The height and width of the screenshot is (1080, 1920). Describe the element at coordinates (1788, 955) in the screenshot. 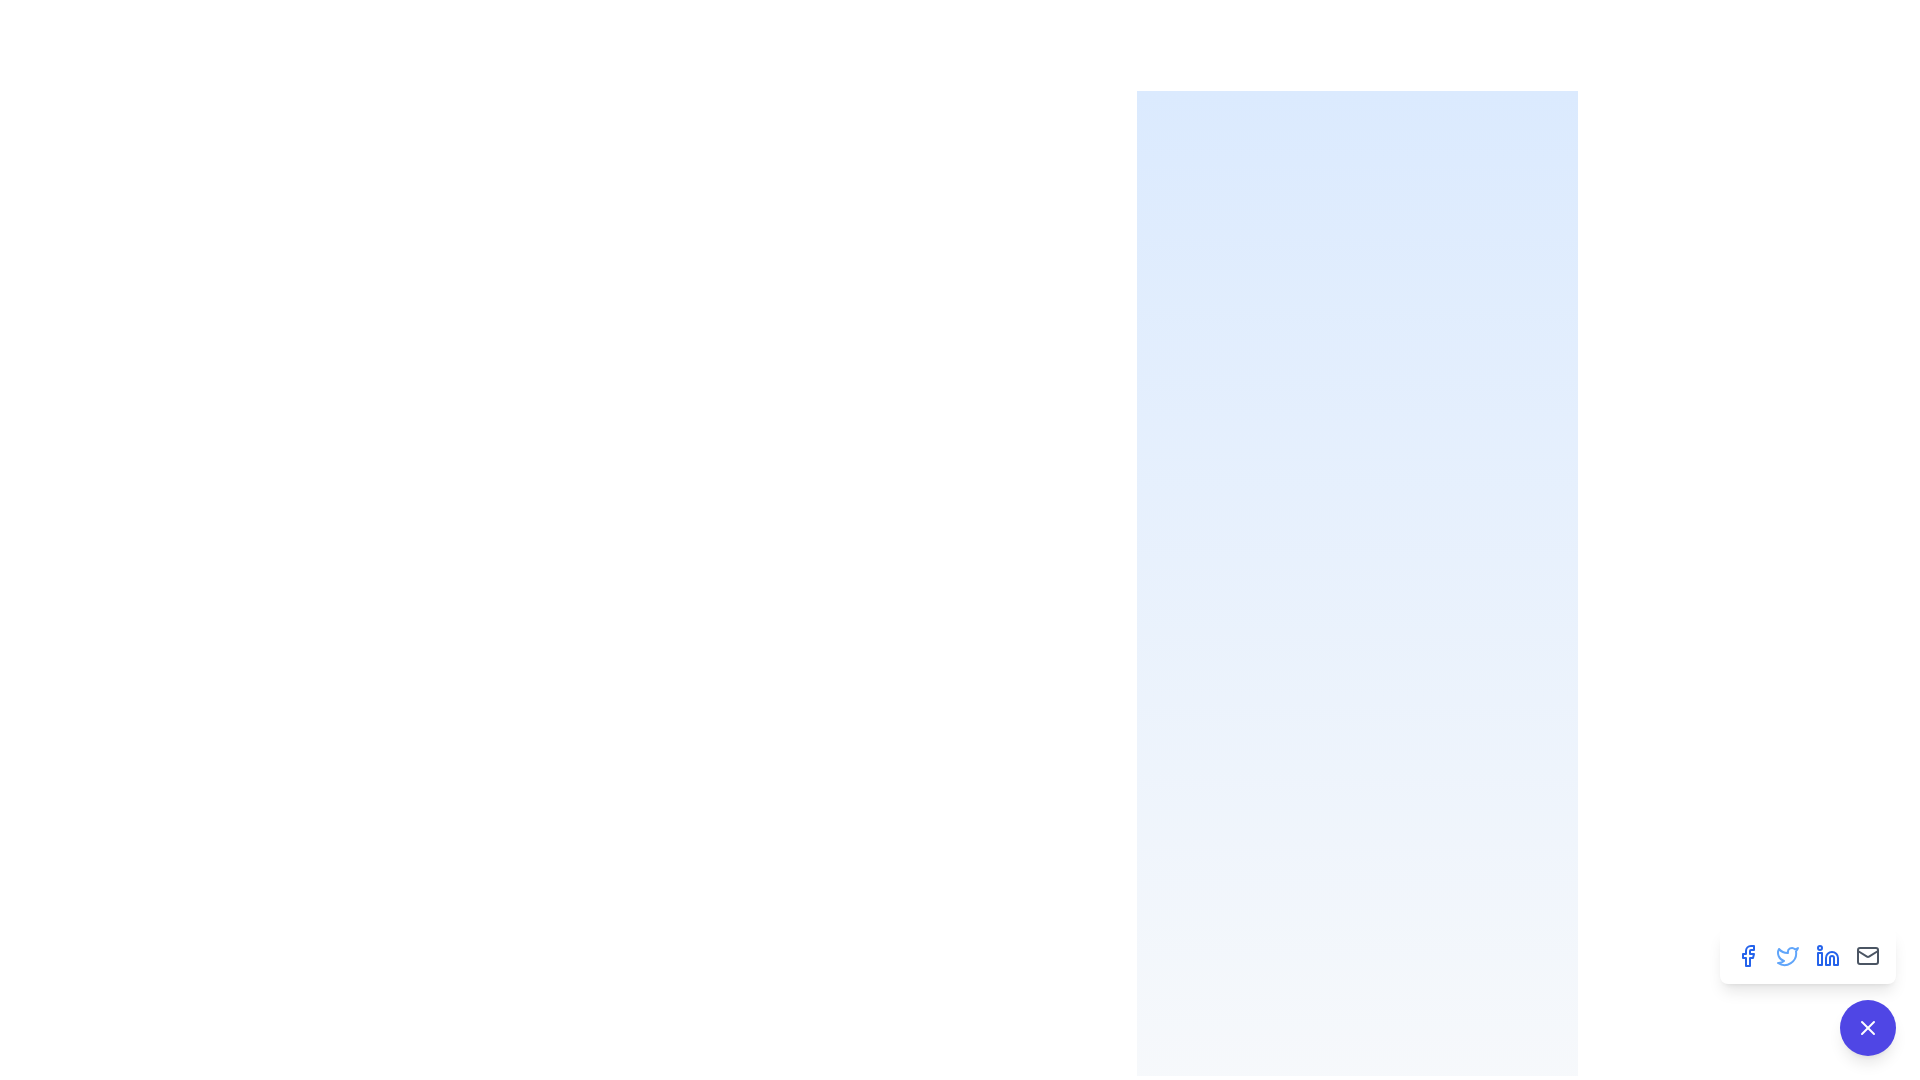

I see `the blue Twitter icon button located between the Facebook and LinkedIn icons at the bottom-right corner` at that location.